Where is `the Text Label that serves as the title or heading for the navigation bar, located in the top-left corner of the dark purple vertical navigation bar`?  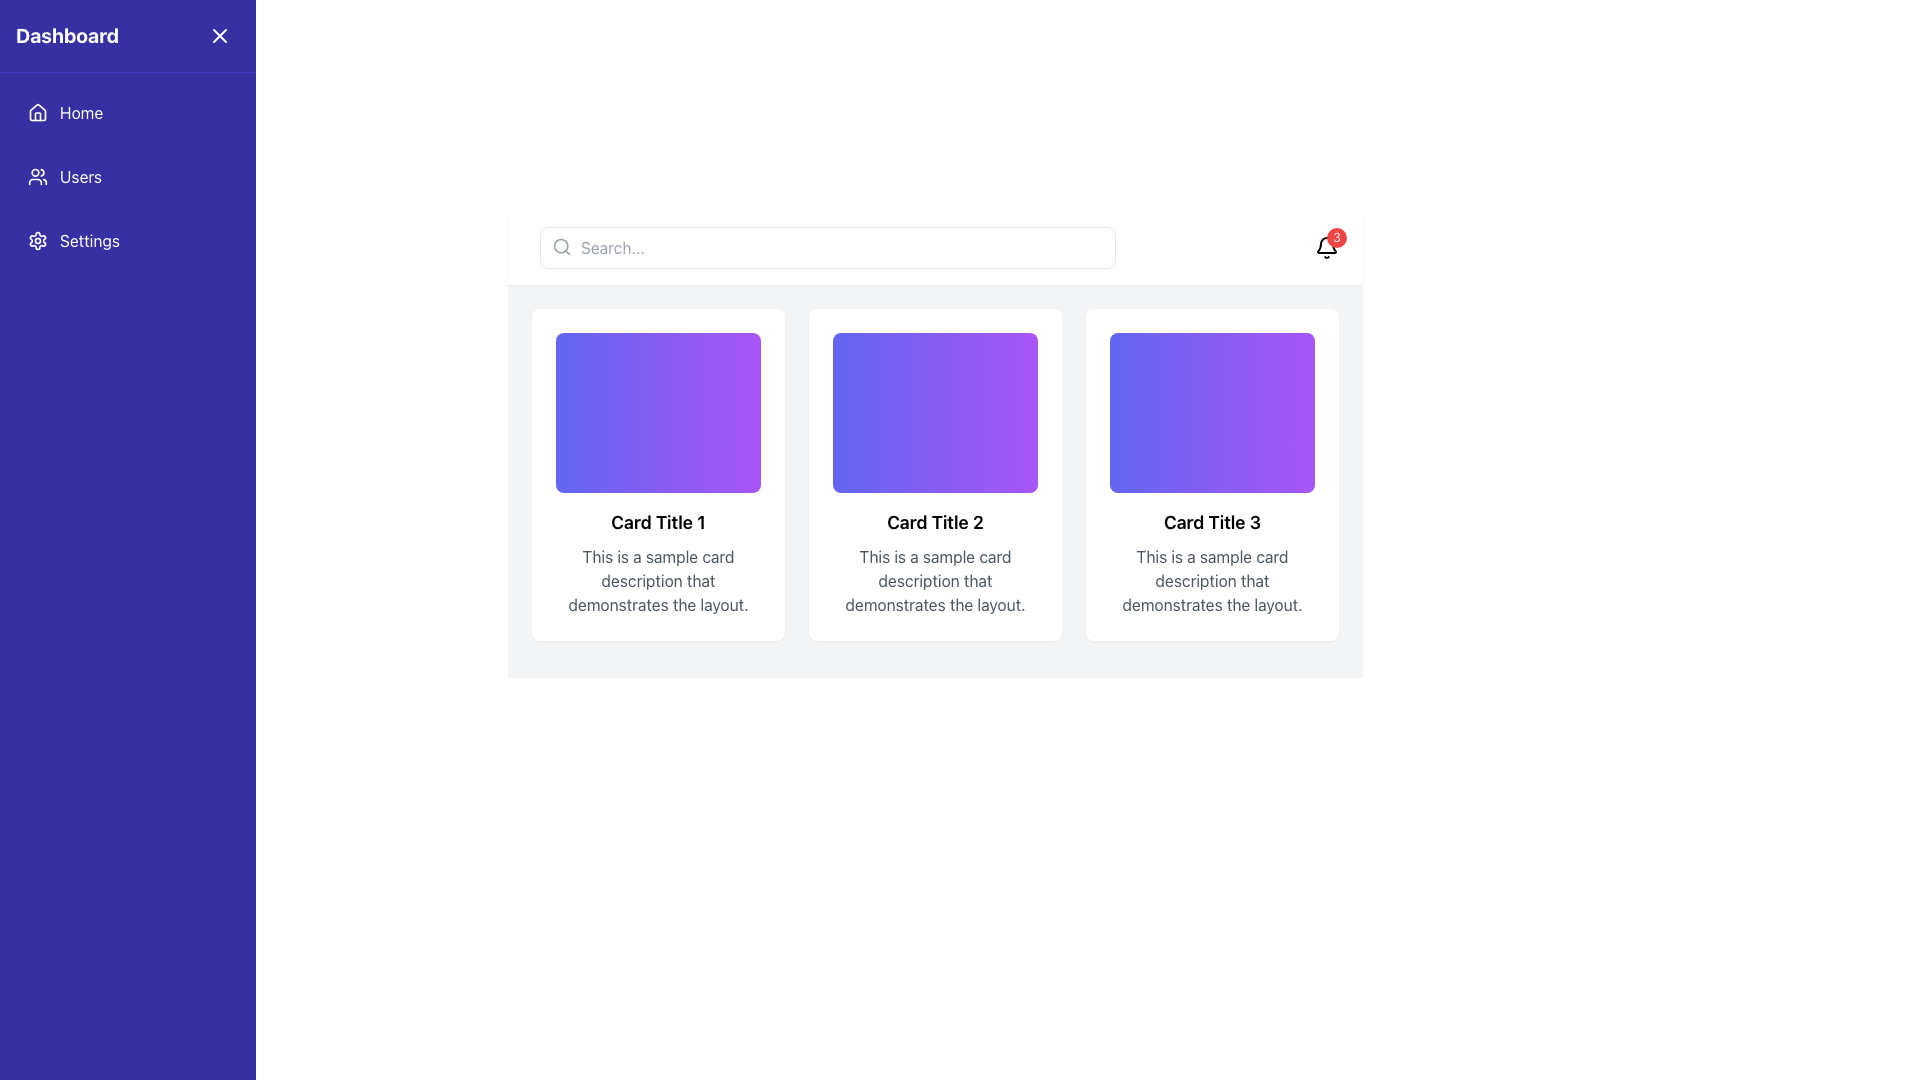 the Text Label that serves as the title or heading for the navigation bar, located in the top-left corner of the dark purple vertical navigation bar is located at coordinates (67, 35).